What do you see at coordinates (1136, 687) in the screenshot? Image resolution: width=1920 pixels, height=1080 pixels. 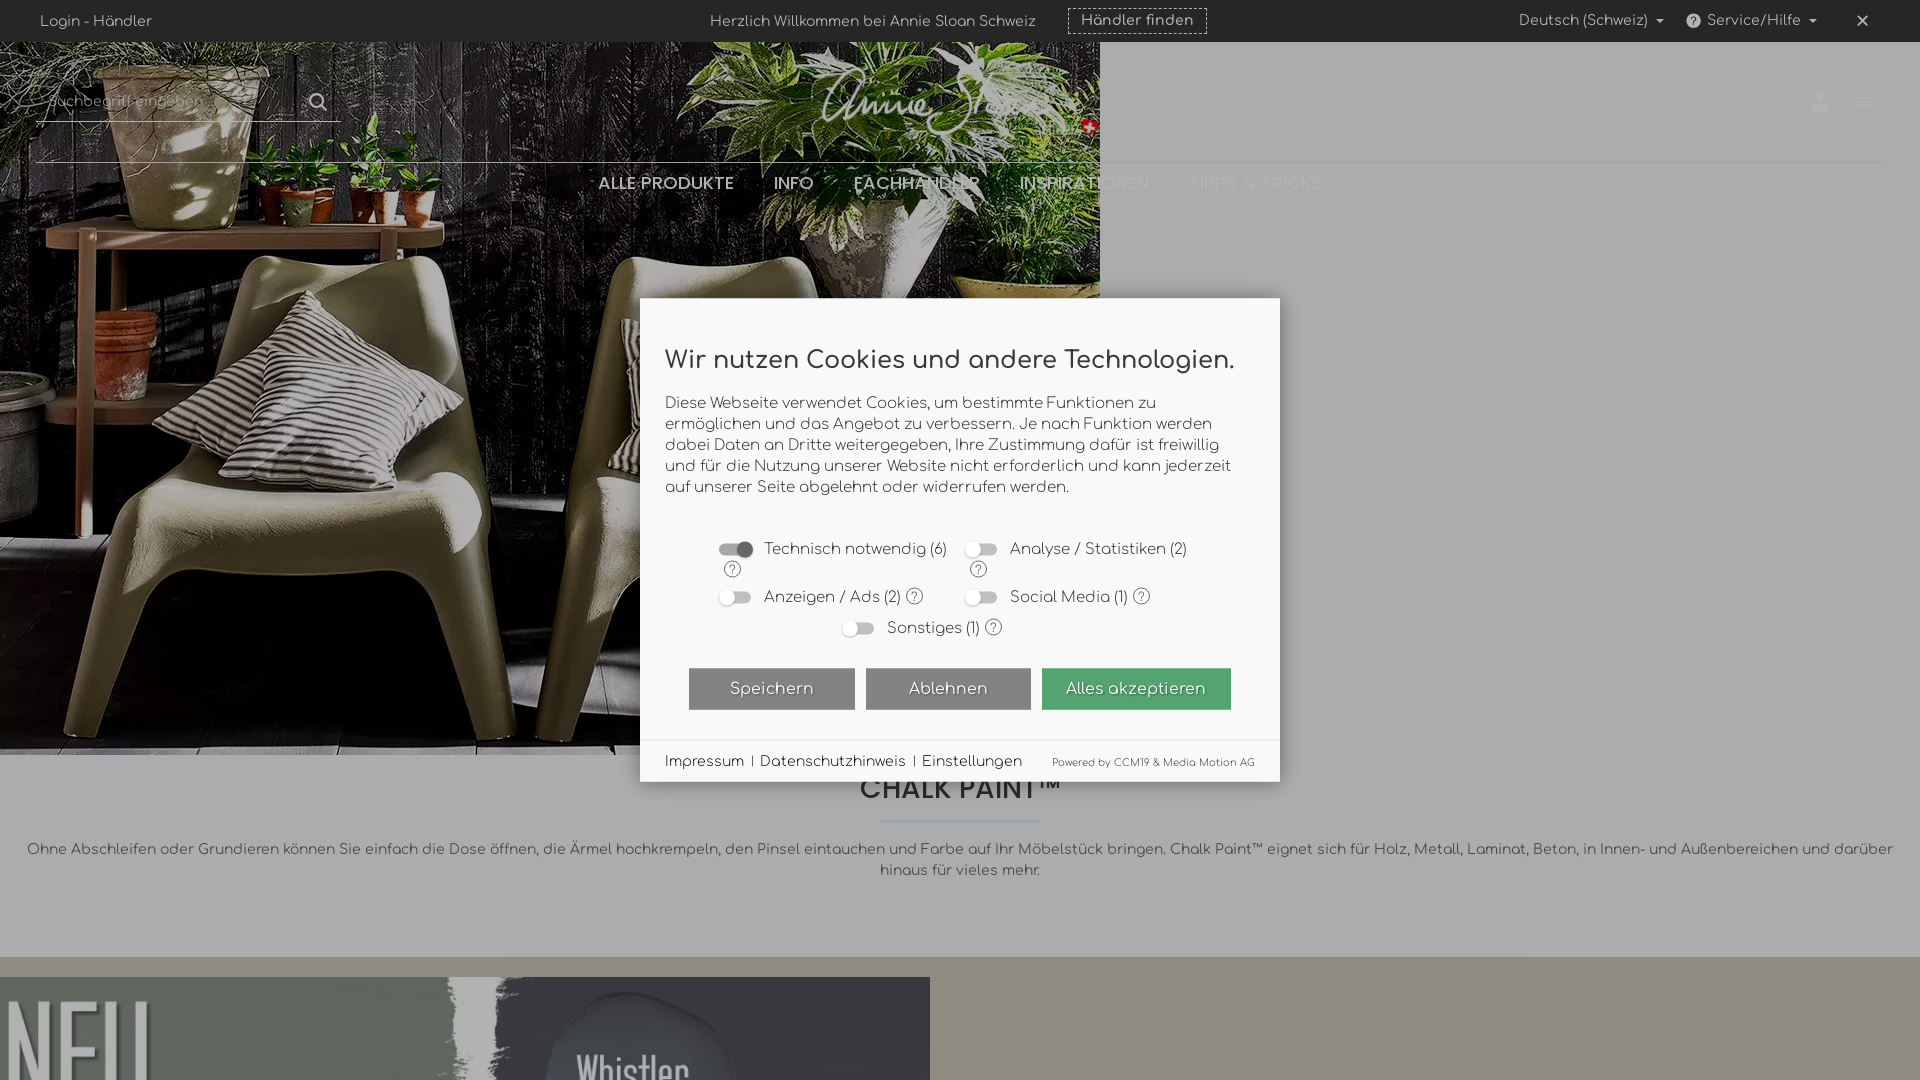 I see `'Alles akzeptieren'` at bounding box center [1136, 687].